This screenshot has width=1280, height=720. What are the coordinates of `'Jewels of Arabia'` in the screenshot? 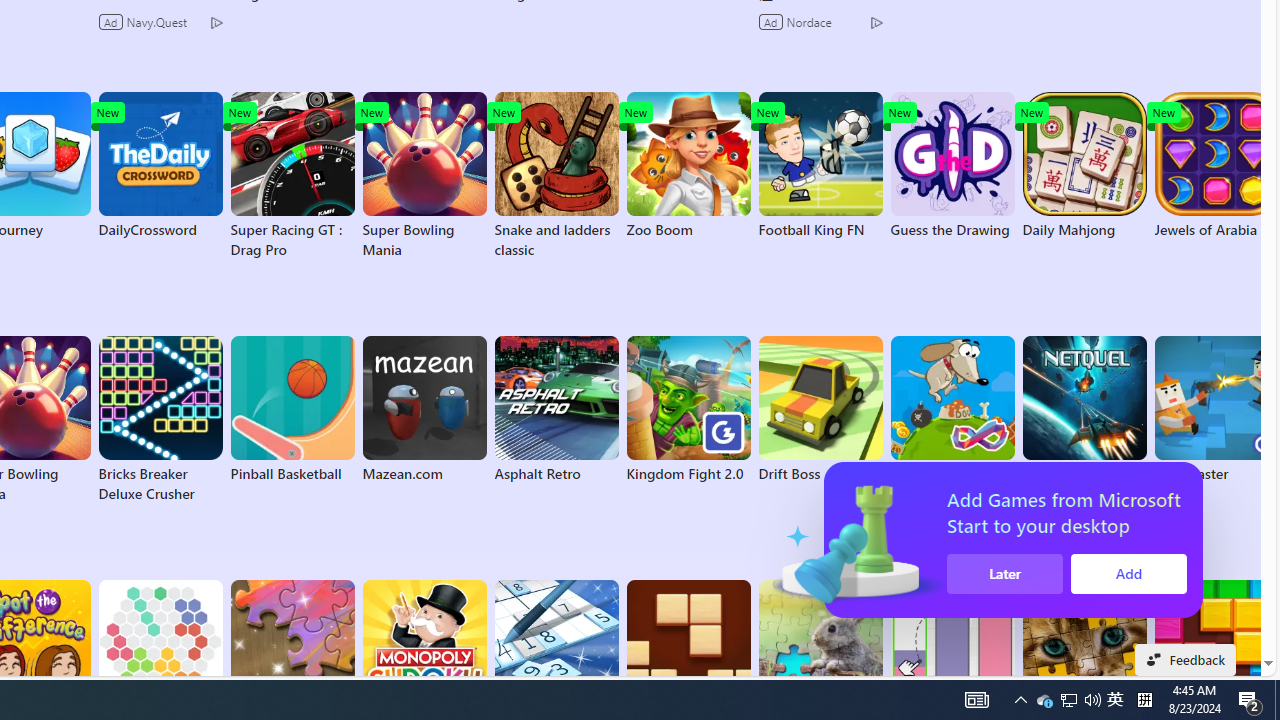 It's located at (1215, 164).